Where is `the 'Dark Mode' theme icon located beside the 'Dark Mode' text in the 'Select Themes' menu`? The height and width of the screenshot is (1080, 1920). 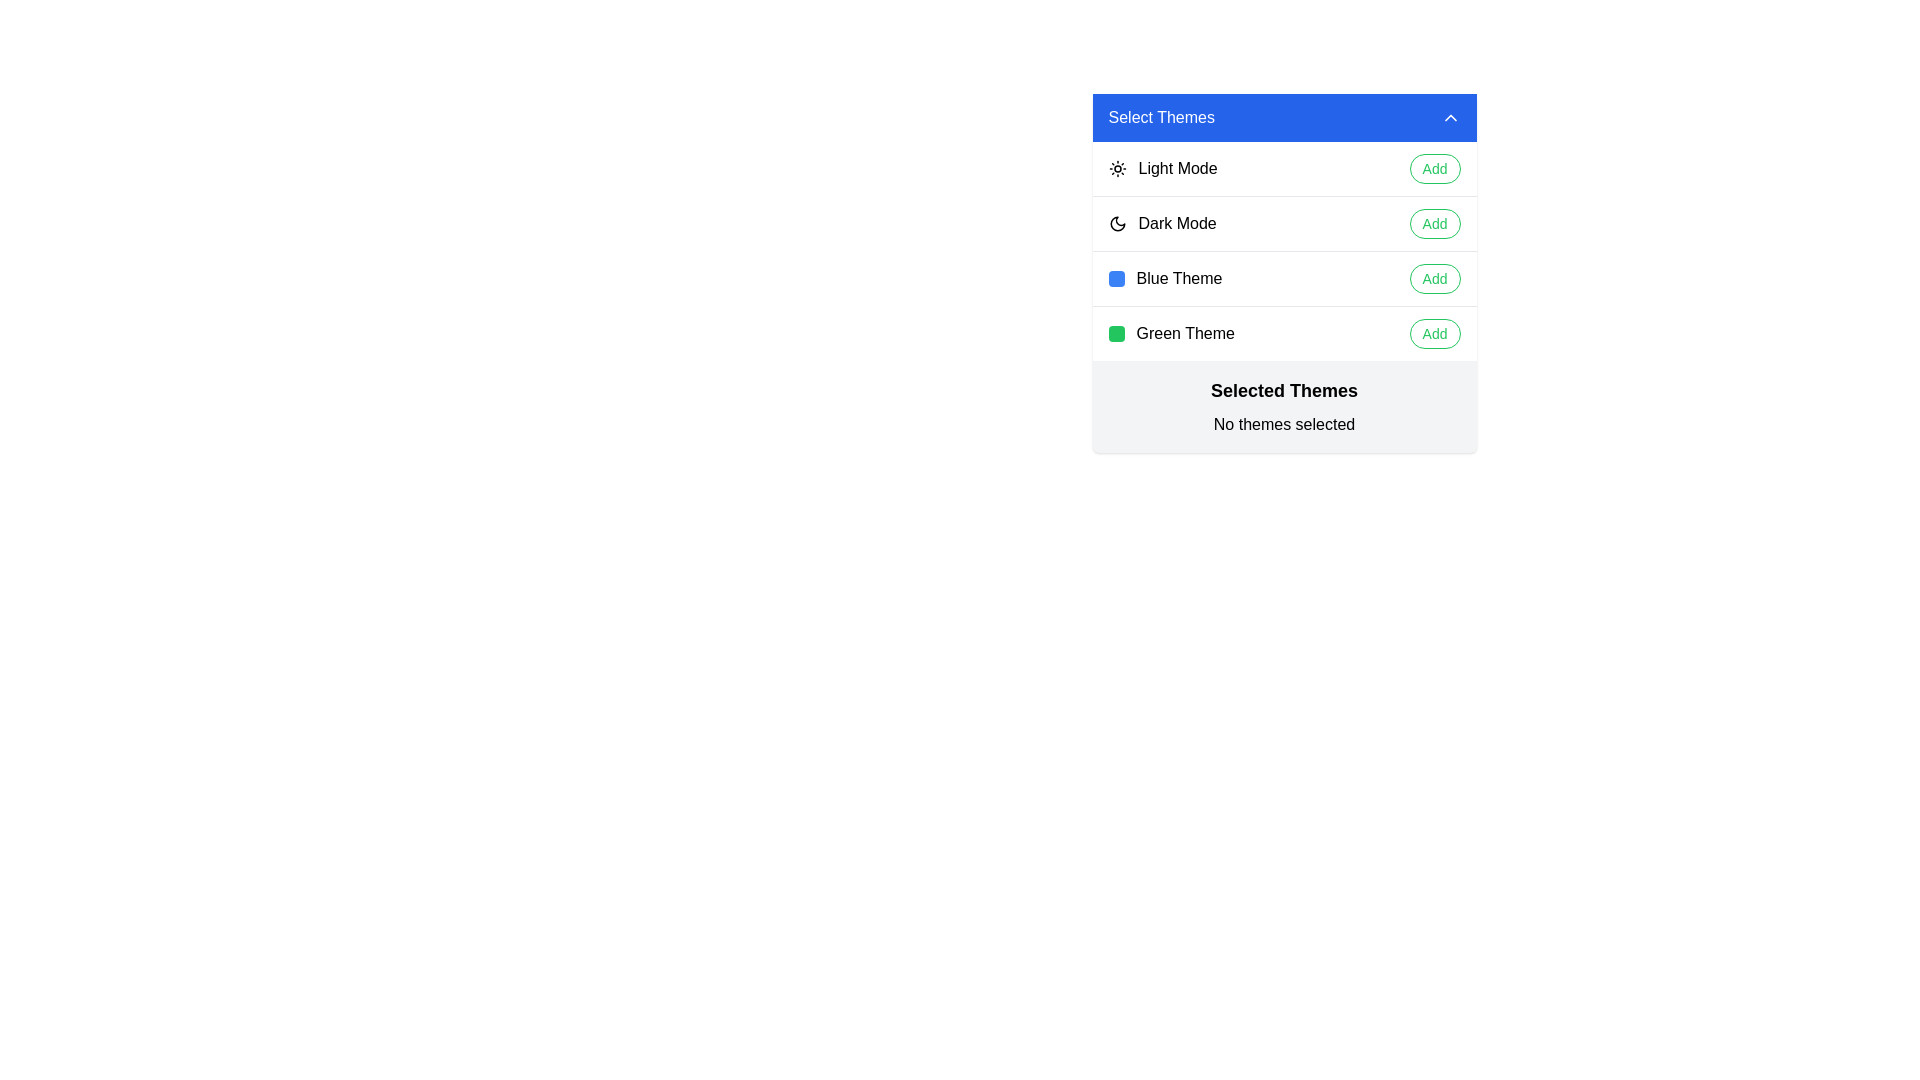 the 'Dark Mode' theme icon located beside the 'Dark Mode' text in the 'Select Themes' menu is located at coordinates (1116, 223).